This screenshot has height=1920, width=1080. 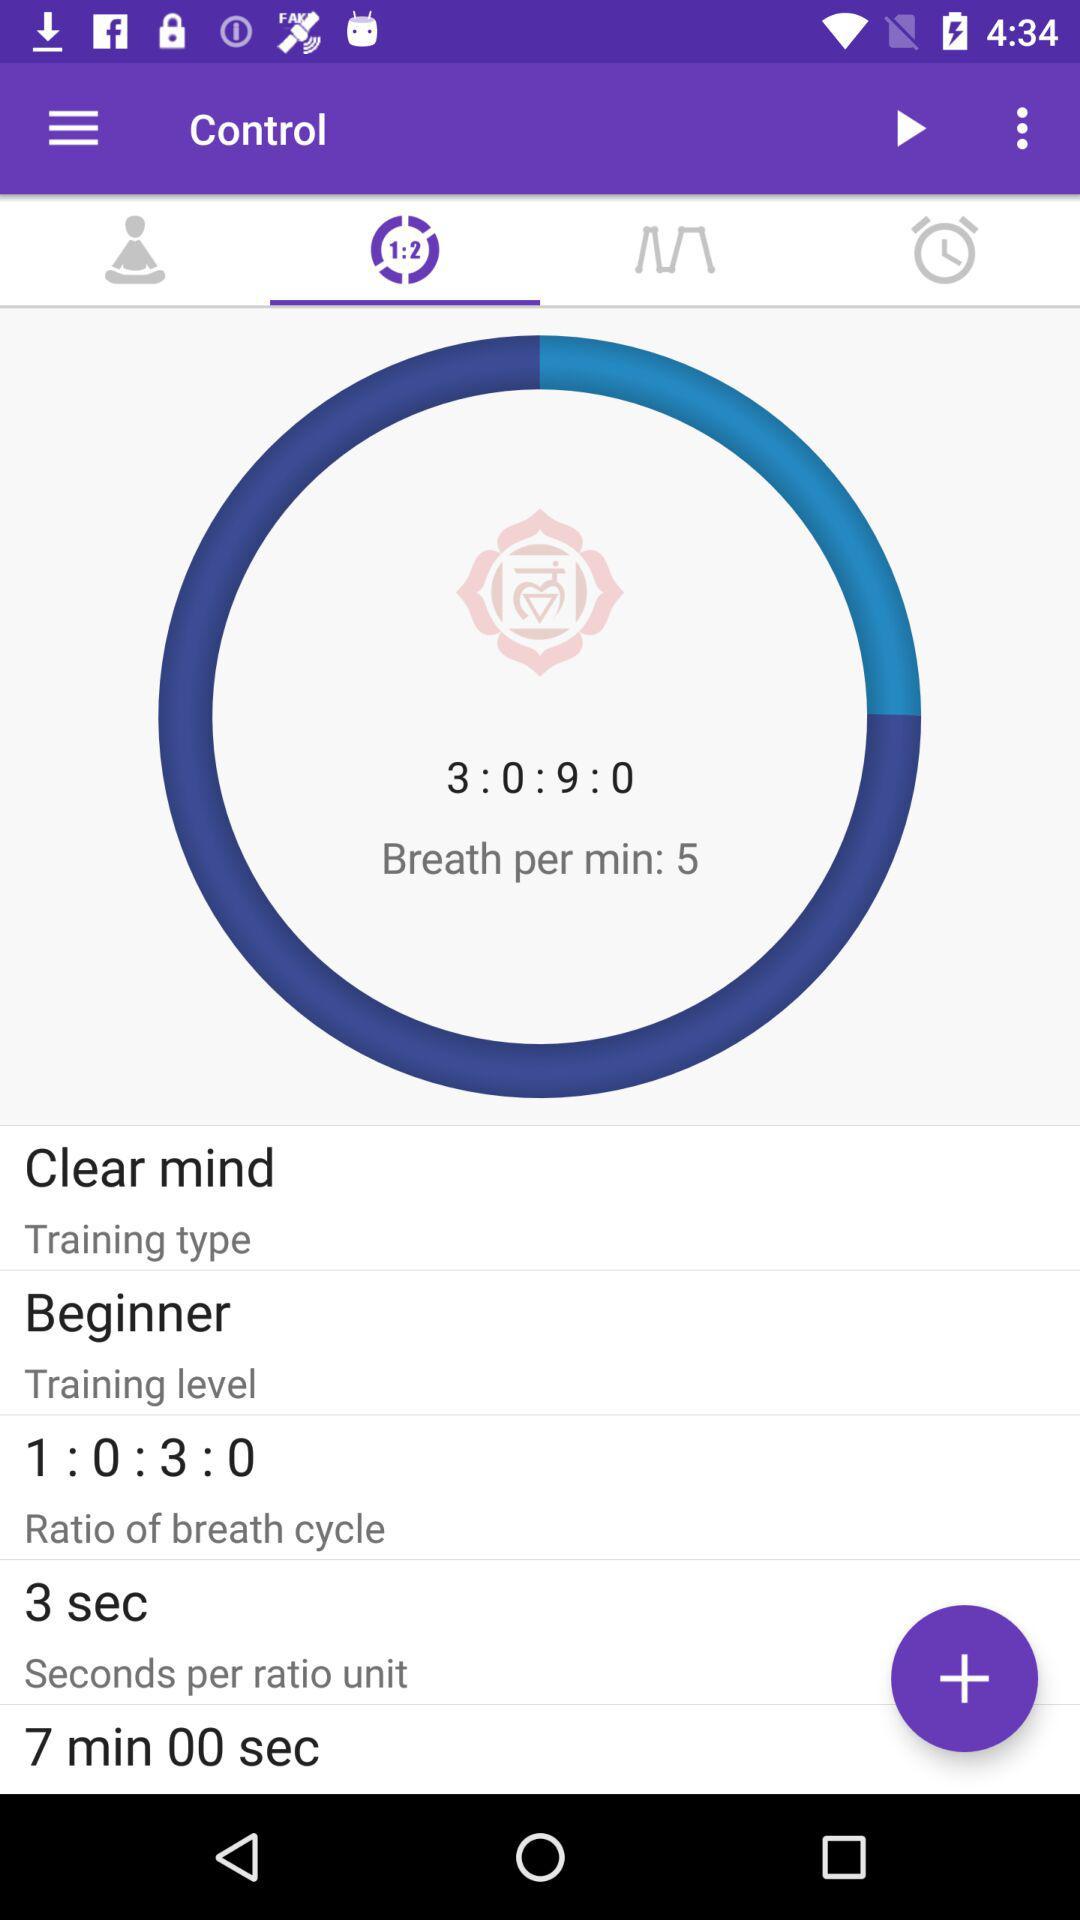 I want to click on item below the 3 sec, so click(x=540, y=1672).